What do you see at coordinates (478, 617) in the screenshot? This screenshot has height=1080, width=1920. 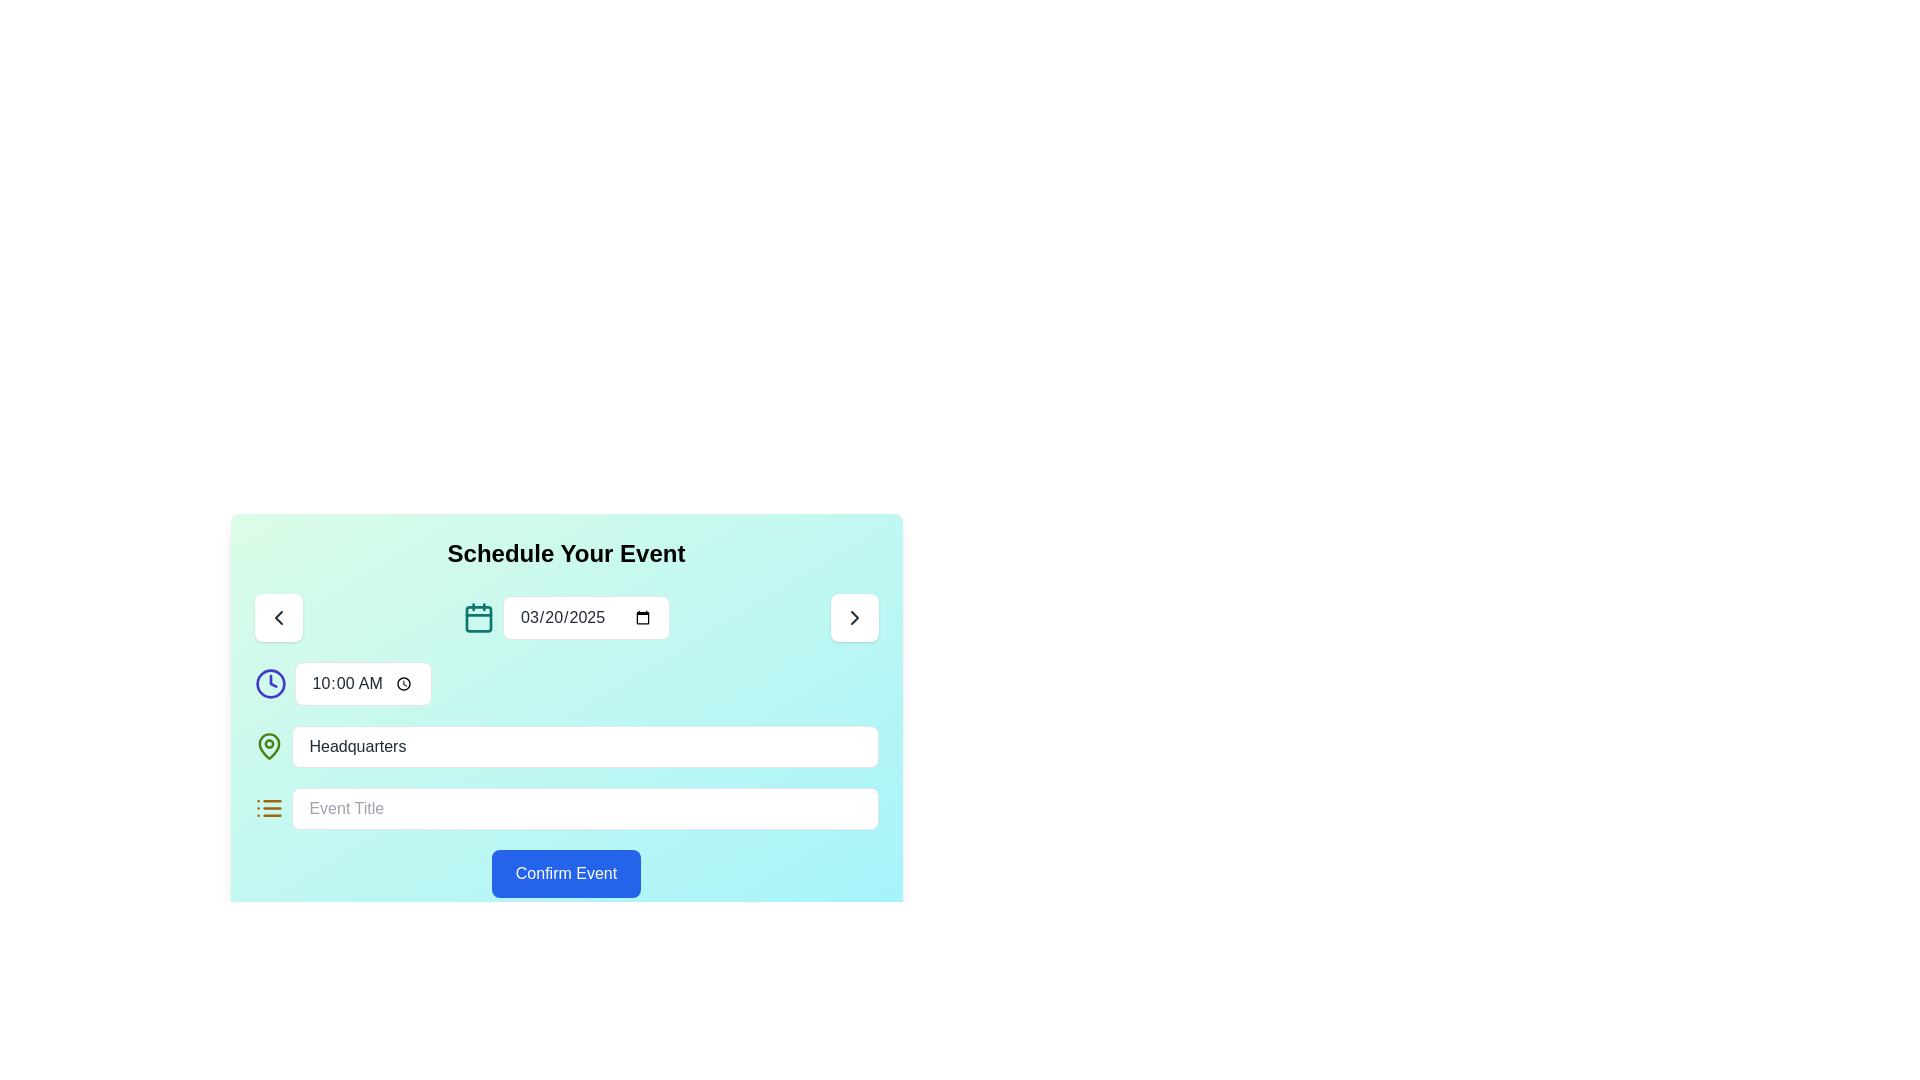 I see `the teal calendar icon button located below the title 'Schedule Your Event'` at bounding box center [478, 617].